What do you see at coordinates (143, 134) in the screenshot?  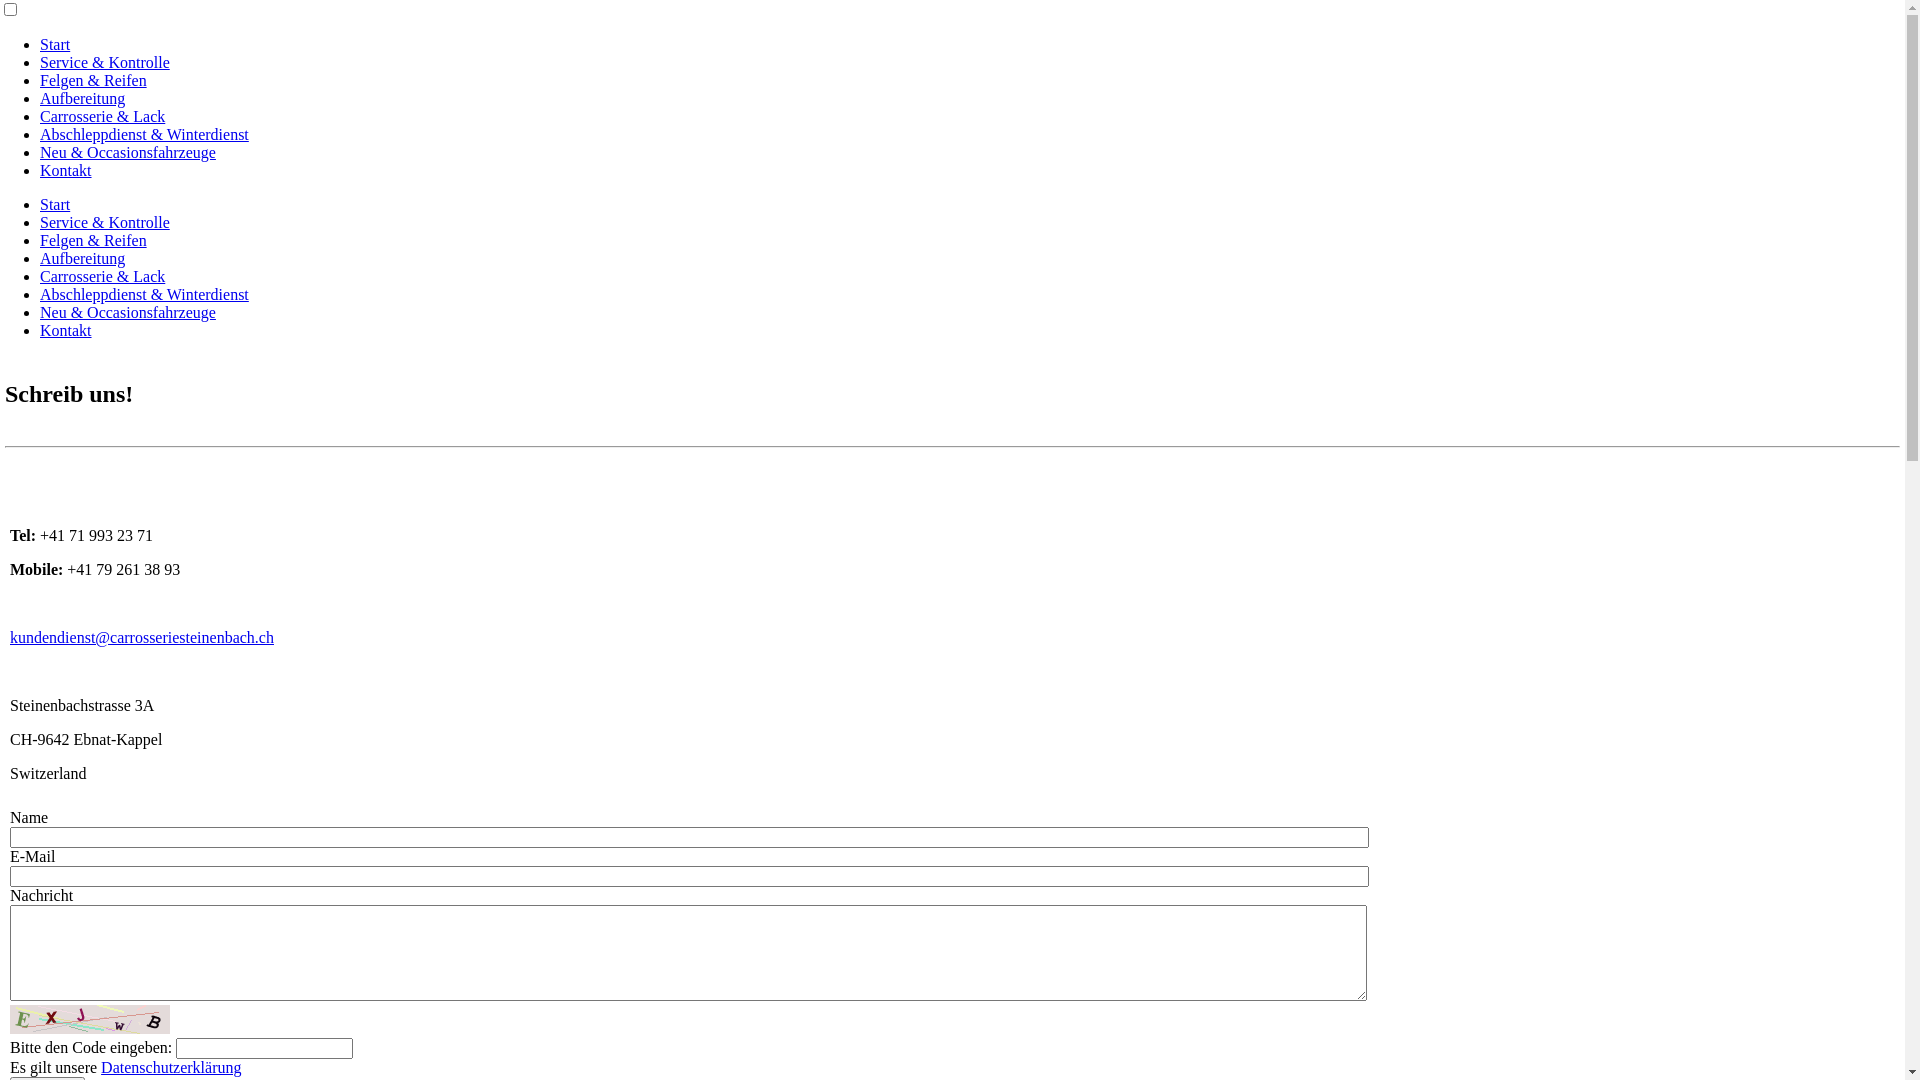 I see `'Abschleppdienst & Winterdienst'` at bounding box center [143, 134].